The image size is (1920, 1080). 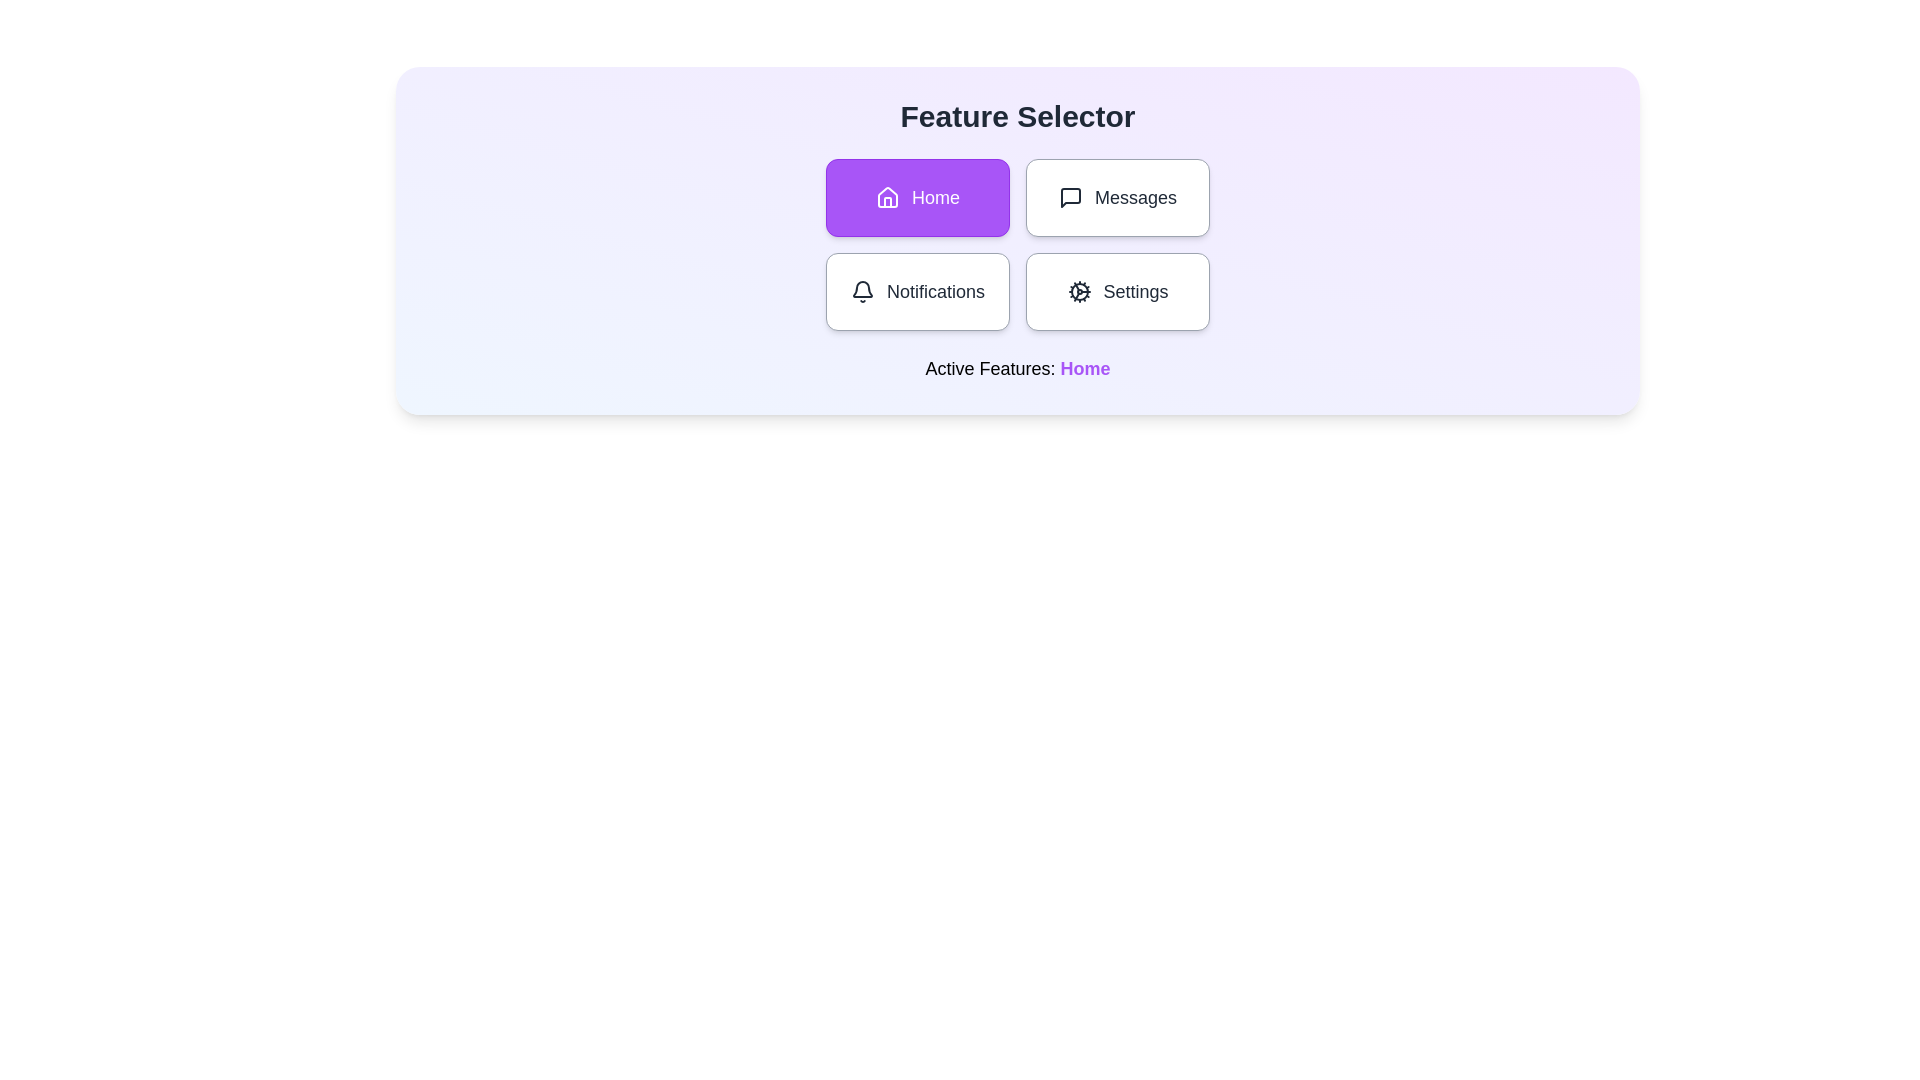 What do you see at coordinates (1069, 197) in the screenshot?
I see `'Messages' icon (SVG) located inside the second button in the row, which is to the right of the 'Home' button and above the 'Notifications' and 'Settings' buttons` at bounding box center [1069, 197].